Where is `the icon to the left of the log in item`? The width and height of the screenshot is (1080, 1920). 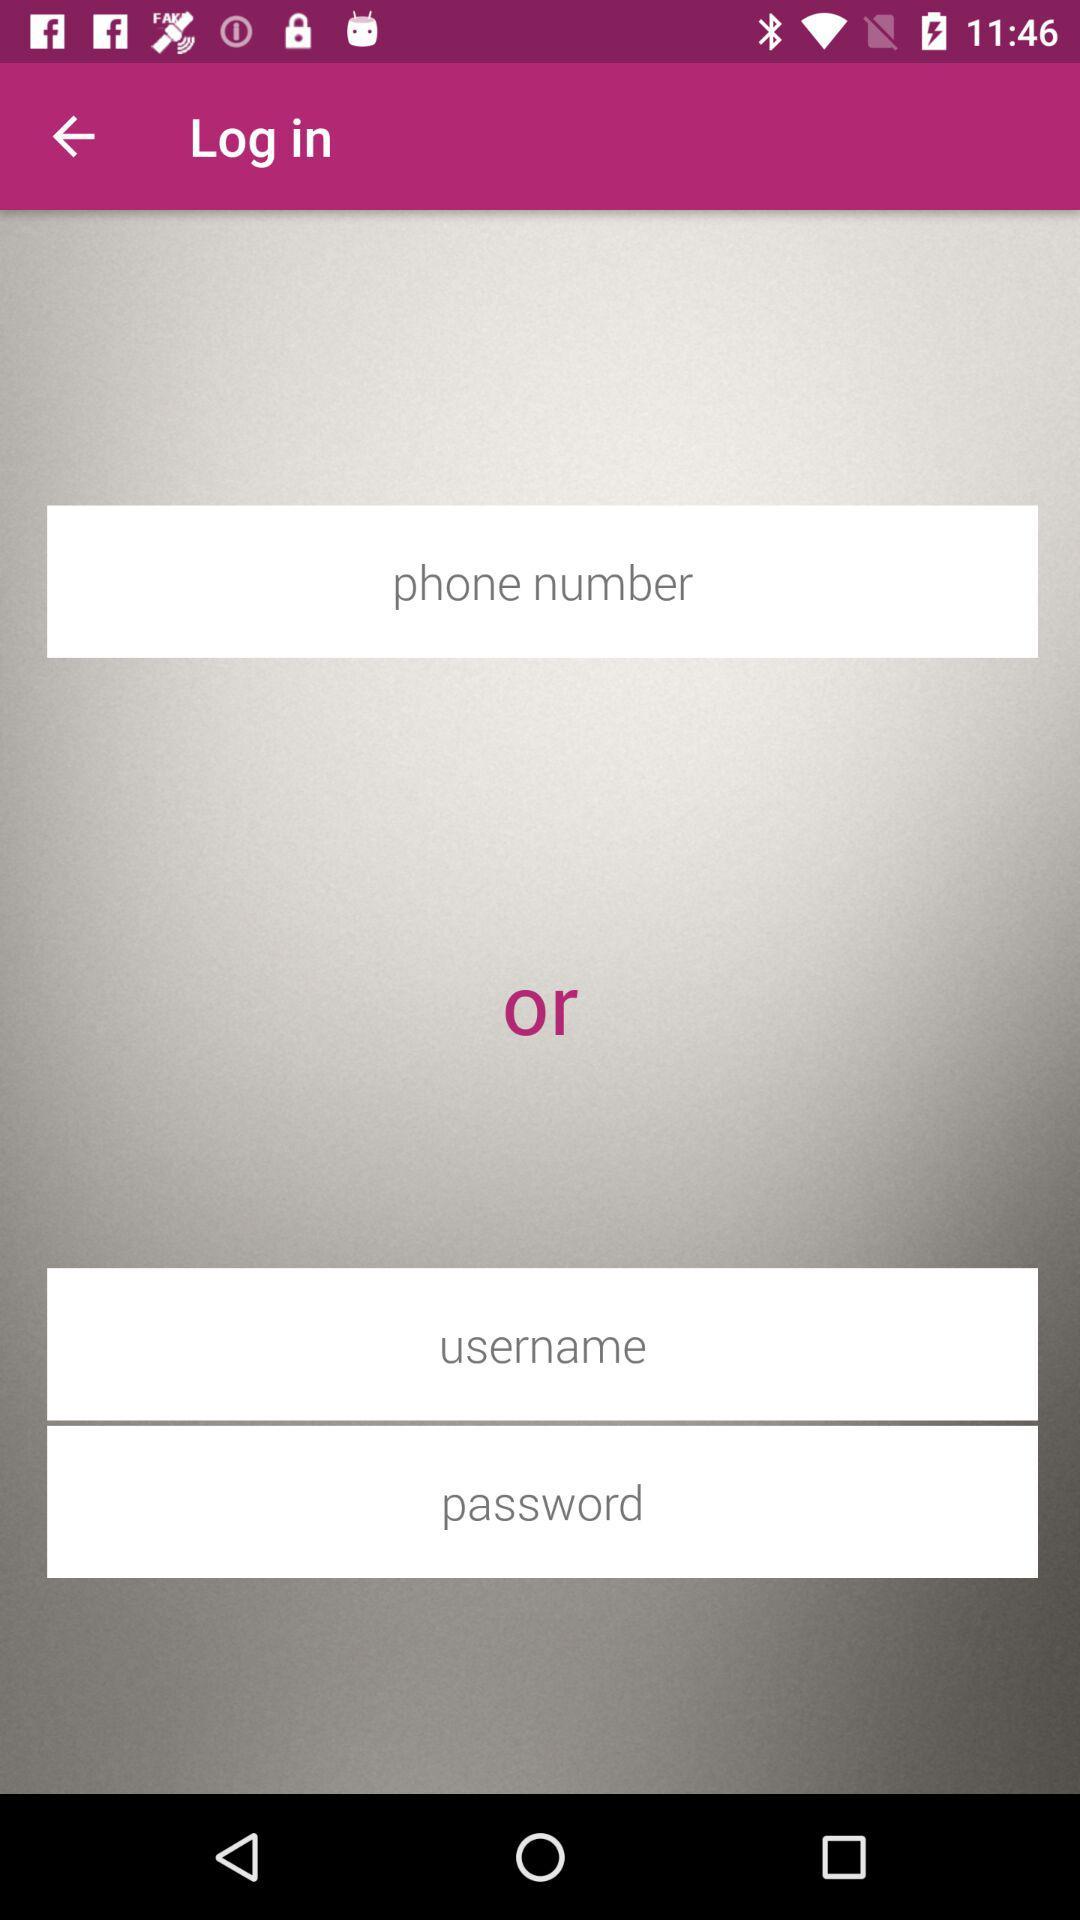
the icon to the left of the log in item is located at coordinates (72, 135).